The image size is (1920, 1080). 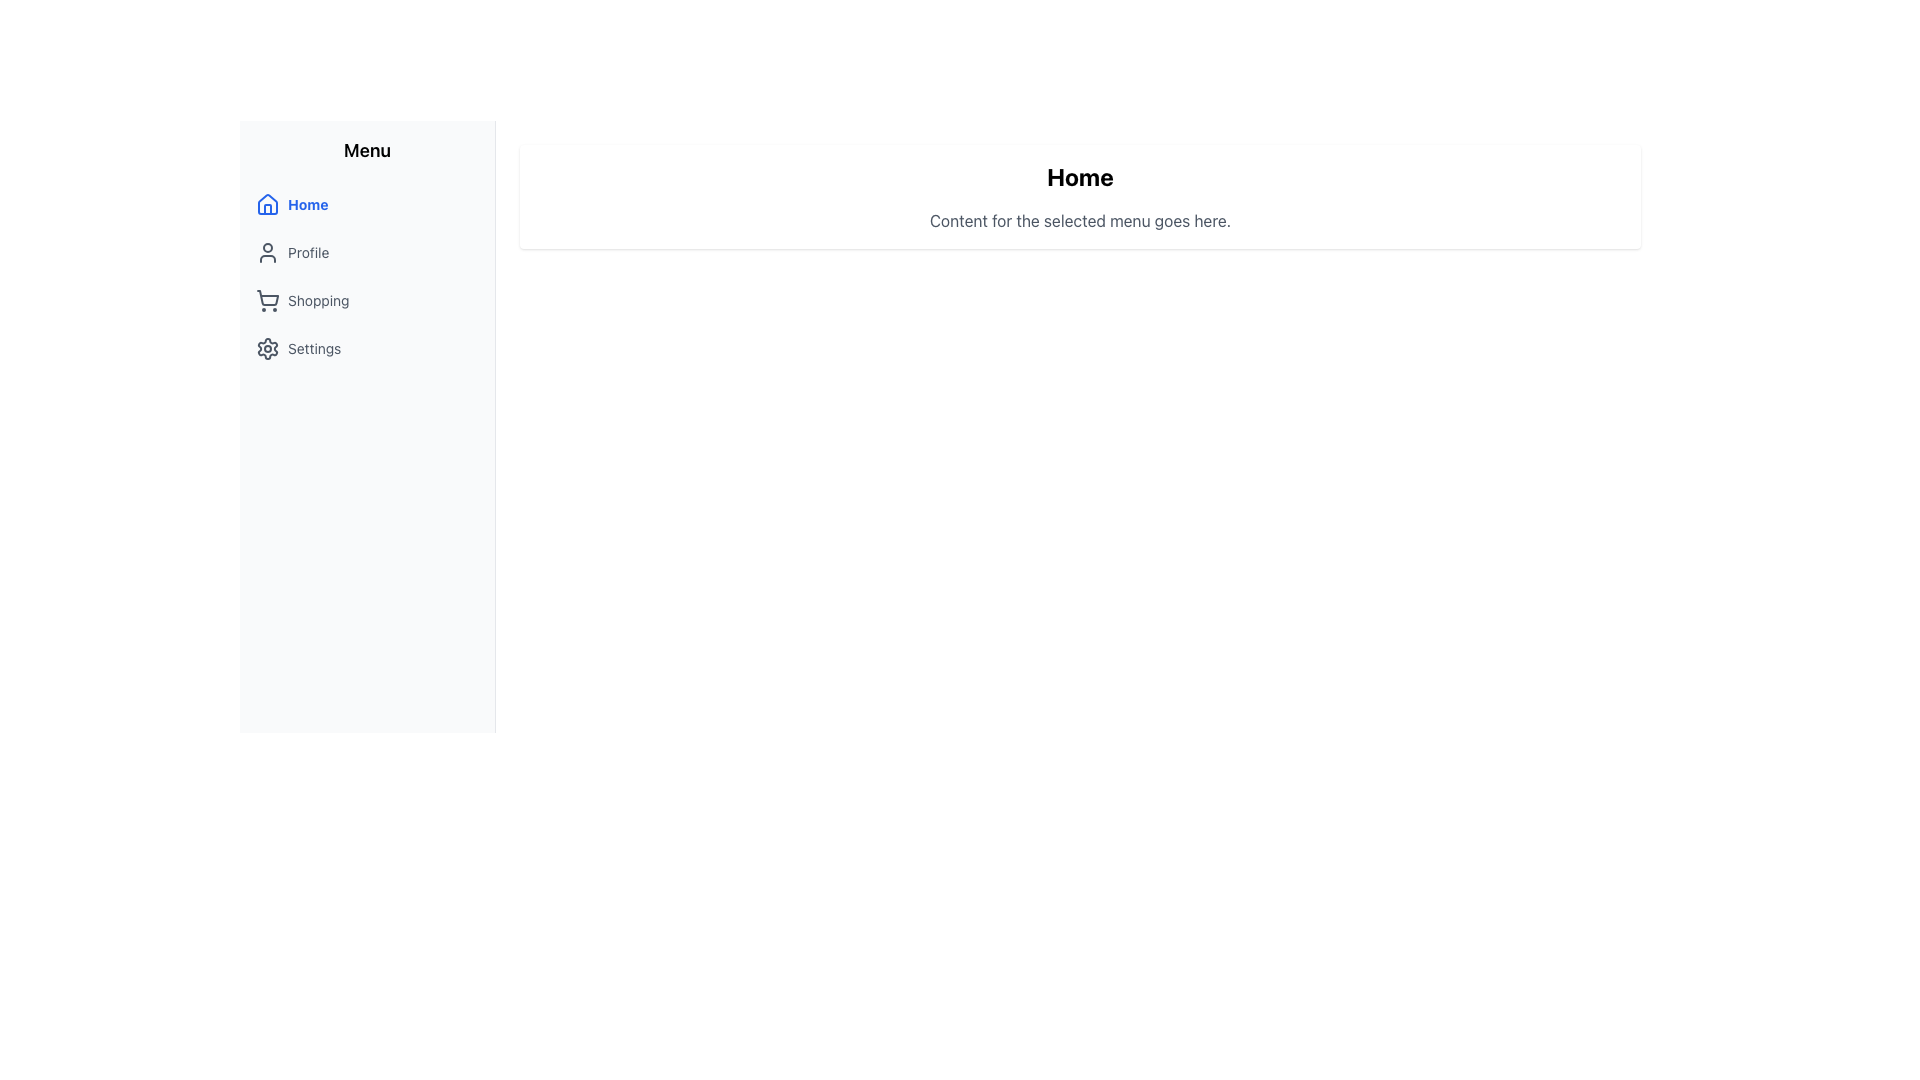 What do you see at coordinates (367, 149) in the screenshot?
I see `the 'Menu' text label located at the top of the vertical sidebar, which is styled with a bold and medium-large font size and is visually separated from other elements` at bounding box center [367, 149].